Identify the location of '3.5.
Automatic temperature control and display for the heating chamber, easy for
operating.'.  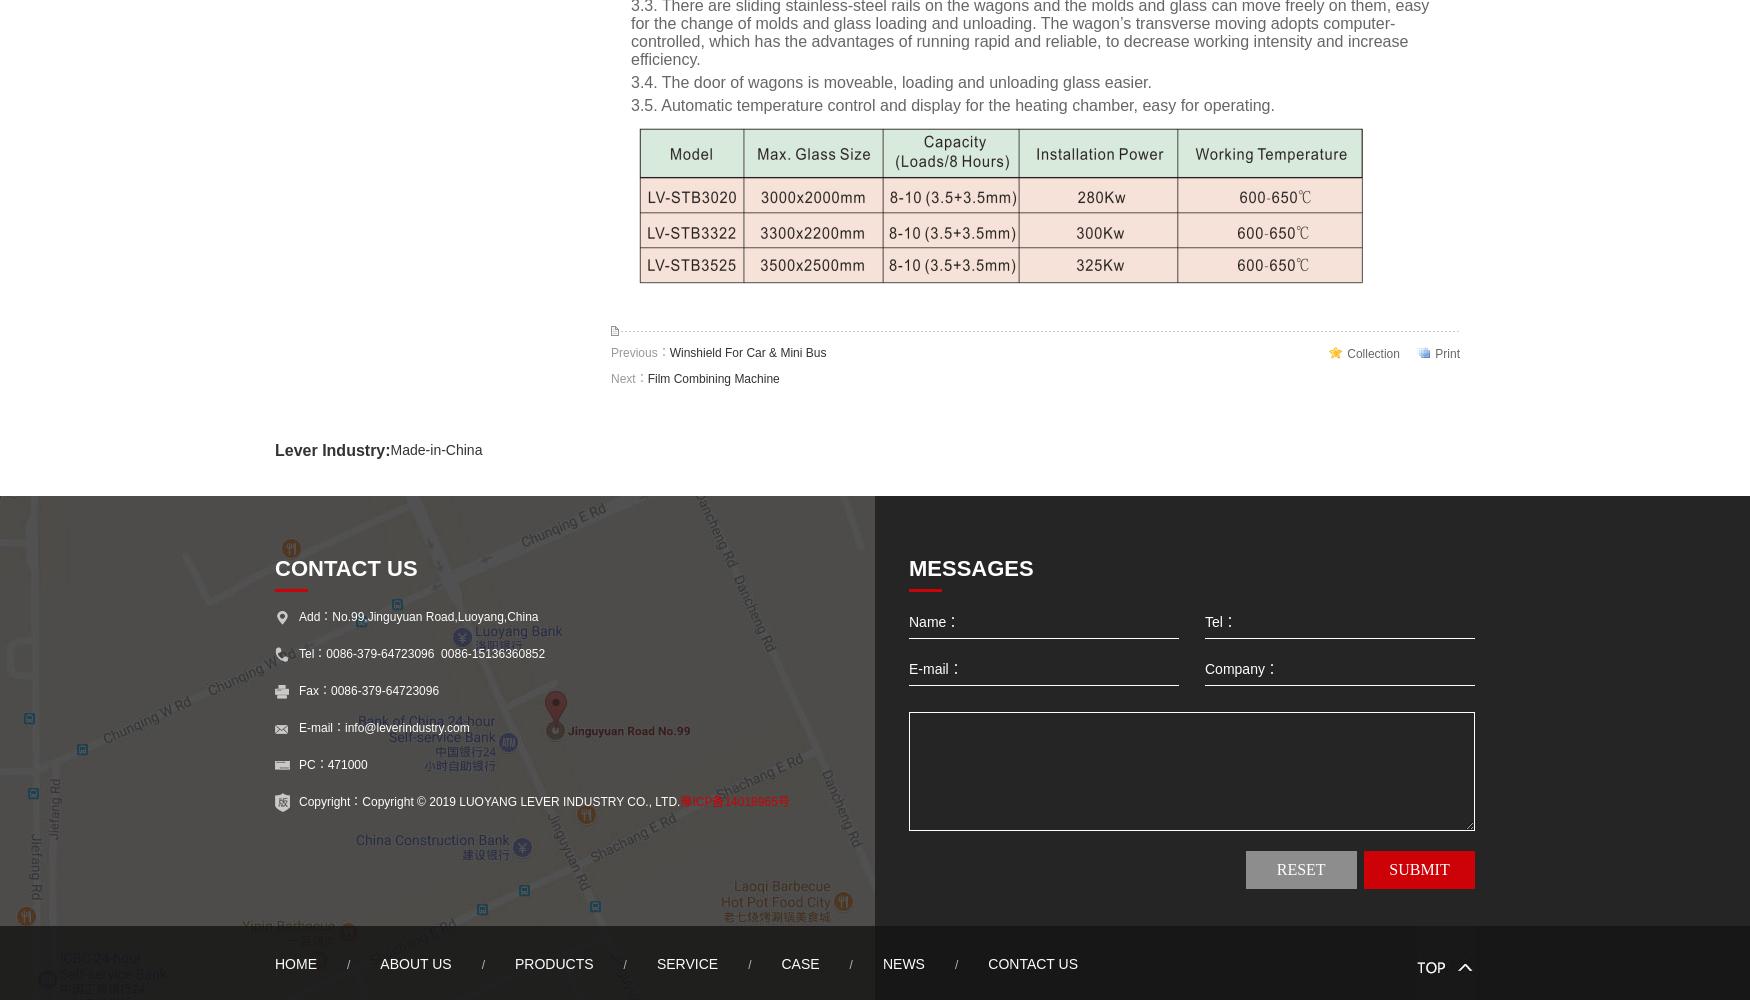
(952, 104).